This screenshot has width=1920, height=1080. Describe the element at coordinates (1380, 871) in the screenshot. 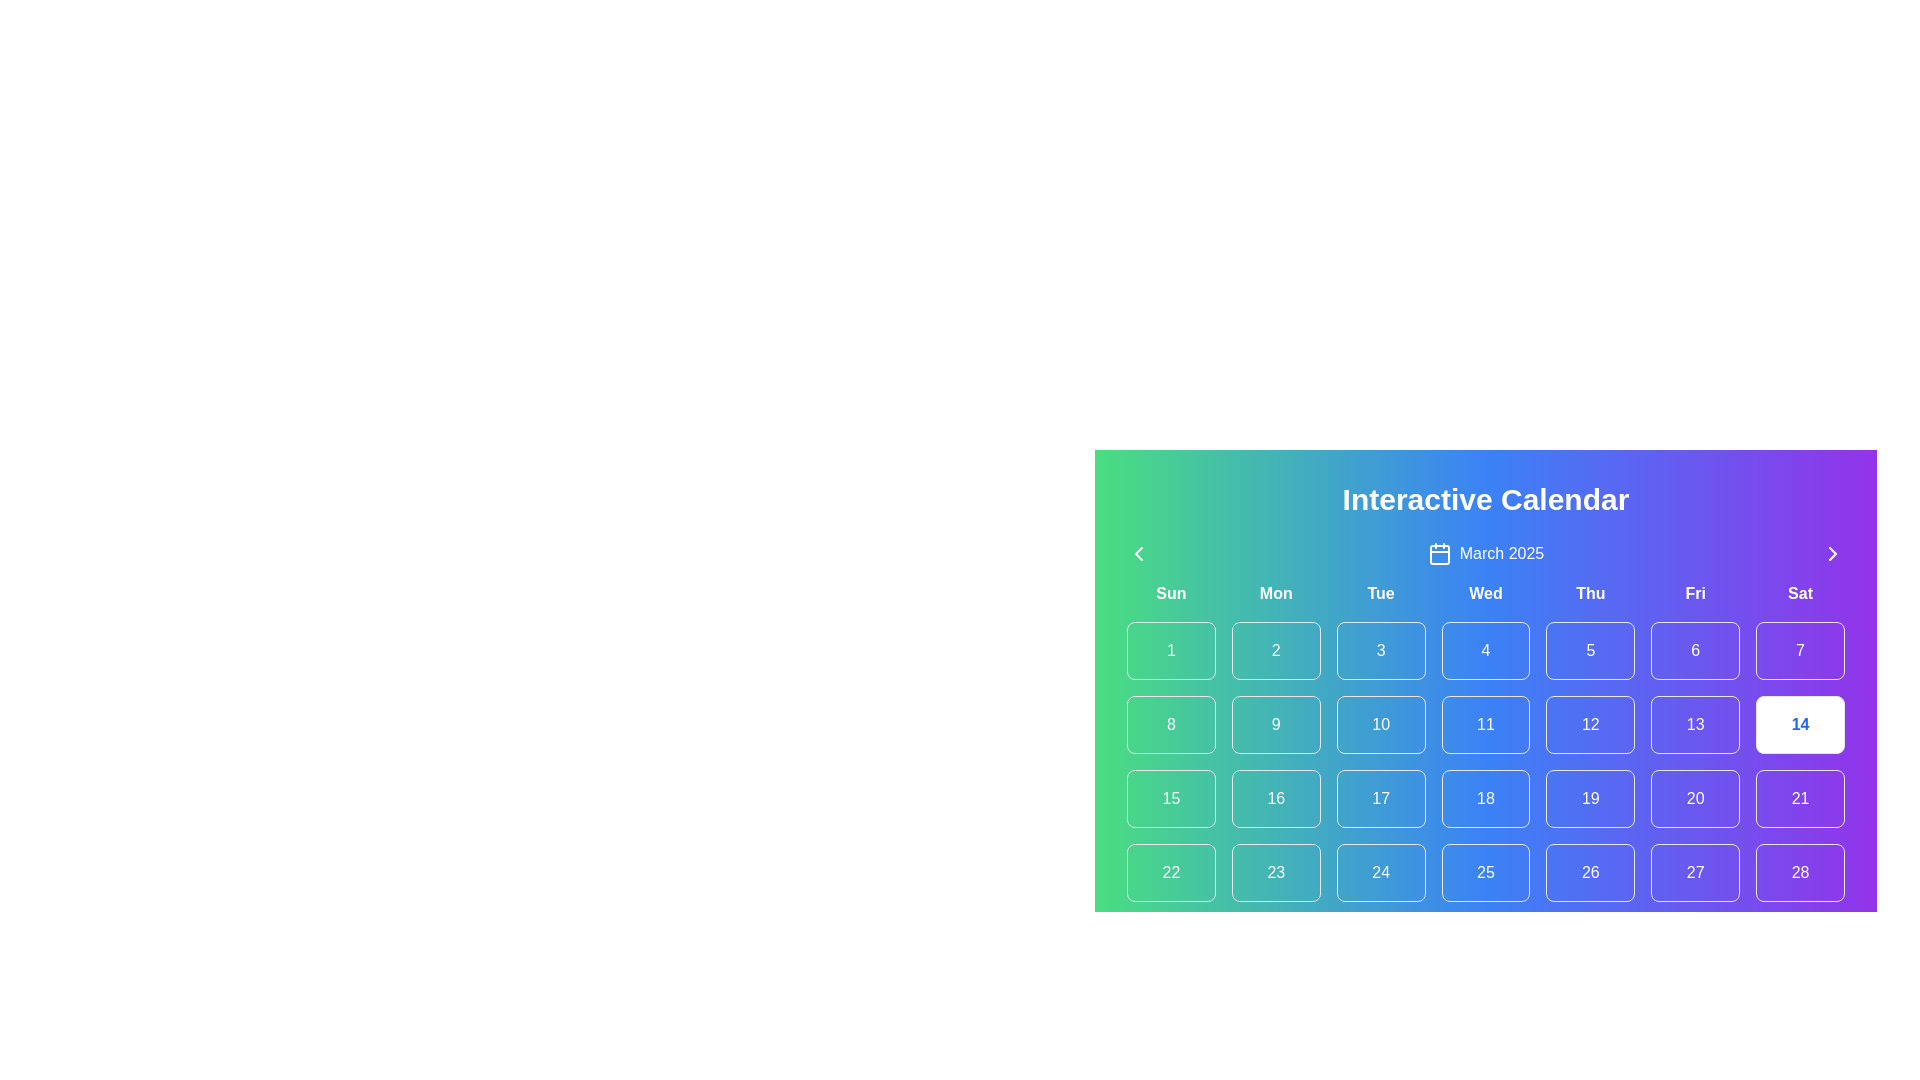

I see `the calendar button representing the 24th day of the month` at that location.